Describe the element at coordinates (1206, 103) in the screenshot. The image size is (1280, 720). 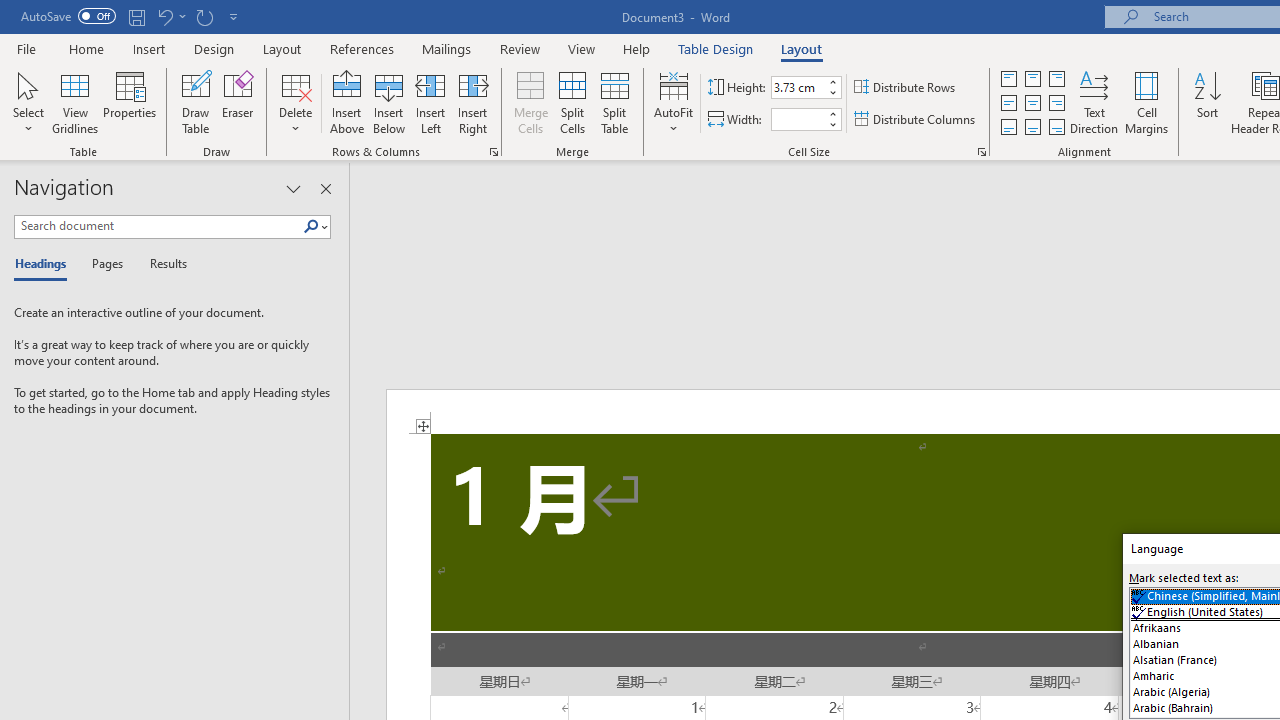
I see `'Sort...'` at that location.